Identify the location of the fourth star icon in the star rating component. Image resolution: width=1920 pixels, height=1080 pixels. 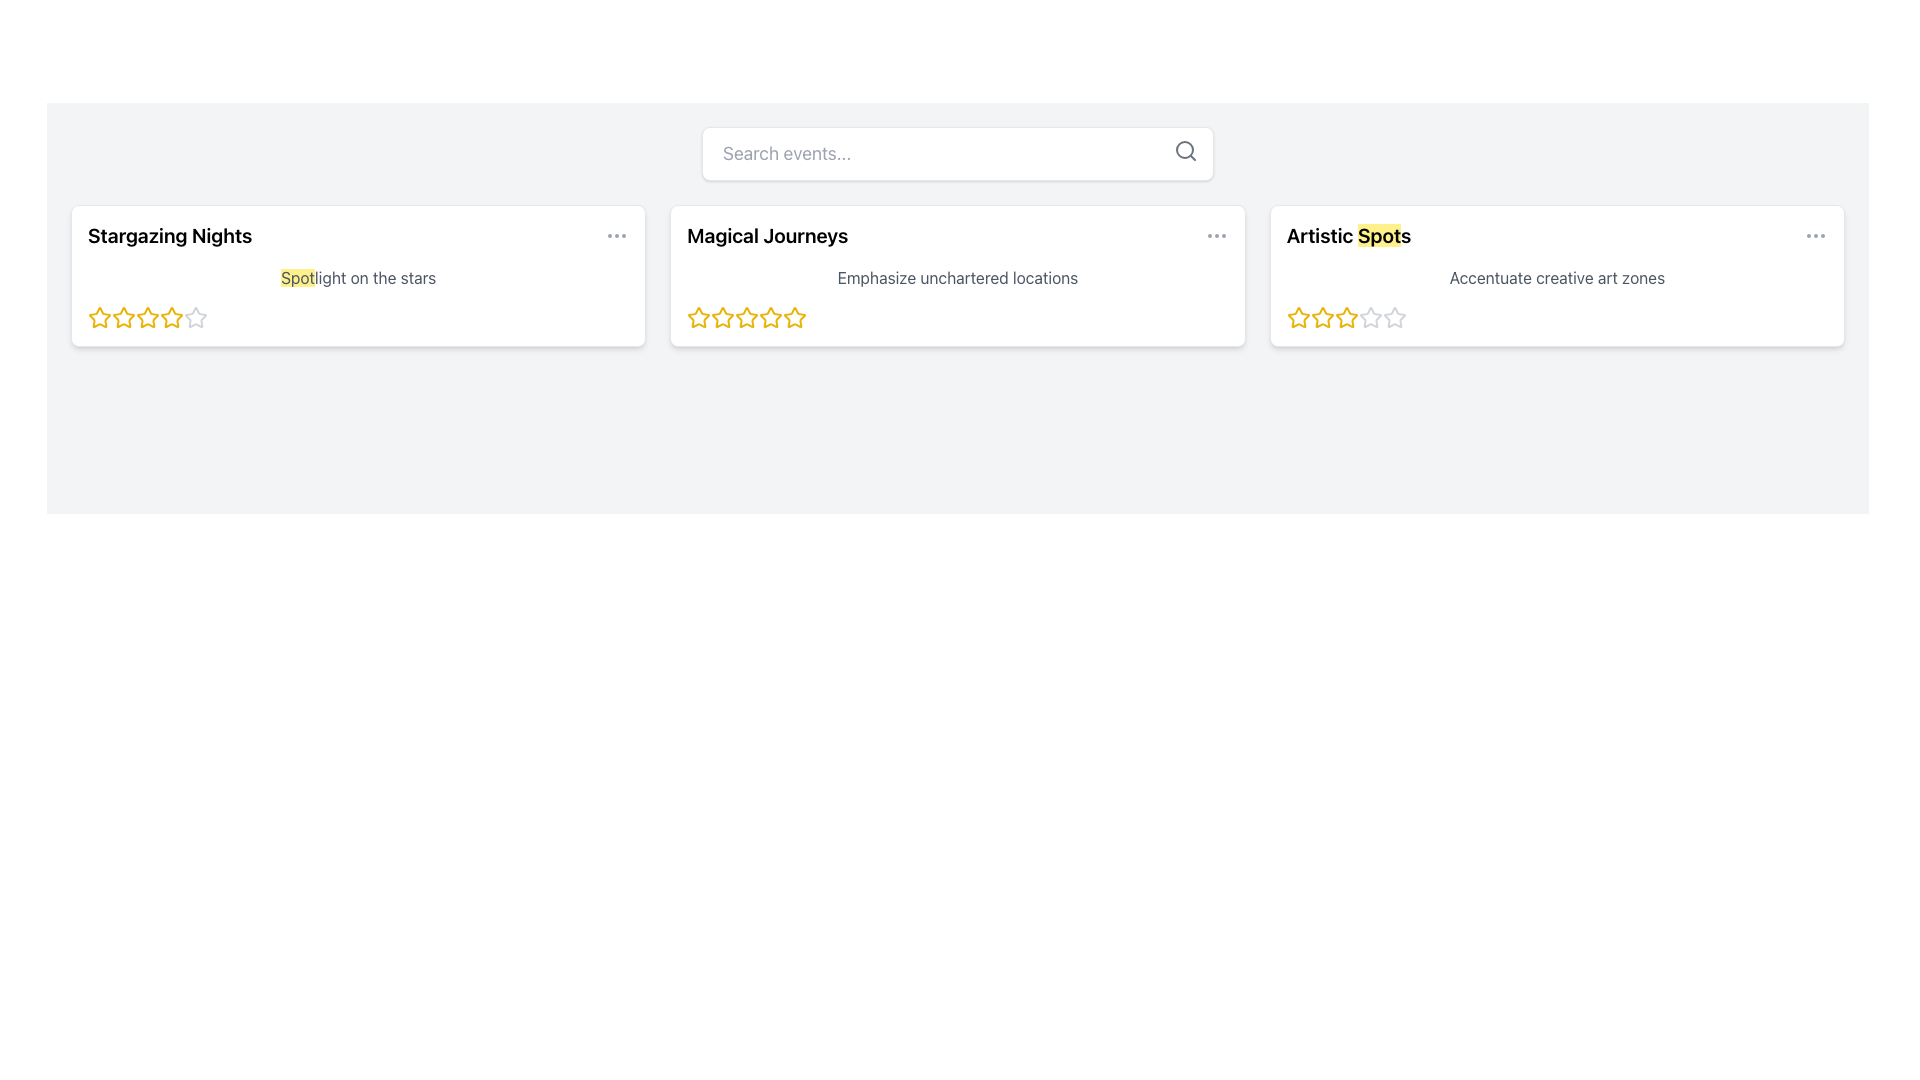
(147, 316).